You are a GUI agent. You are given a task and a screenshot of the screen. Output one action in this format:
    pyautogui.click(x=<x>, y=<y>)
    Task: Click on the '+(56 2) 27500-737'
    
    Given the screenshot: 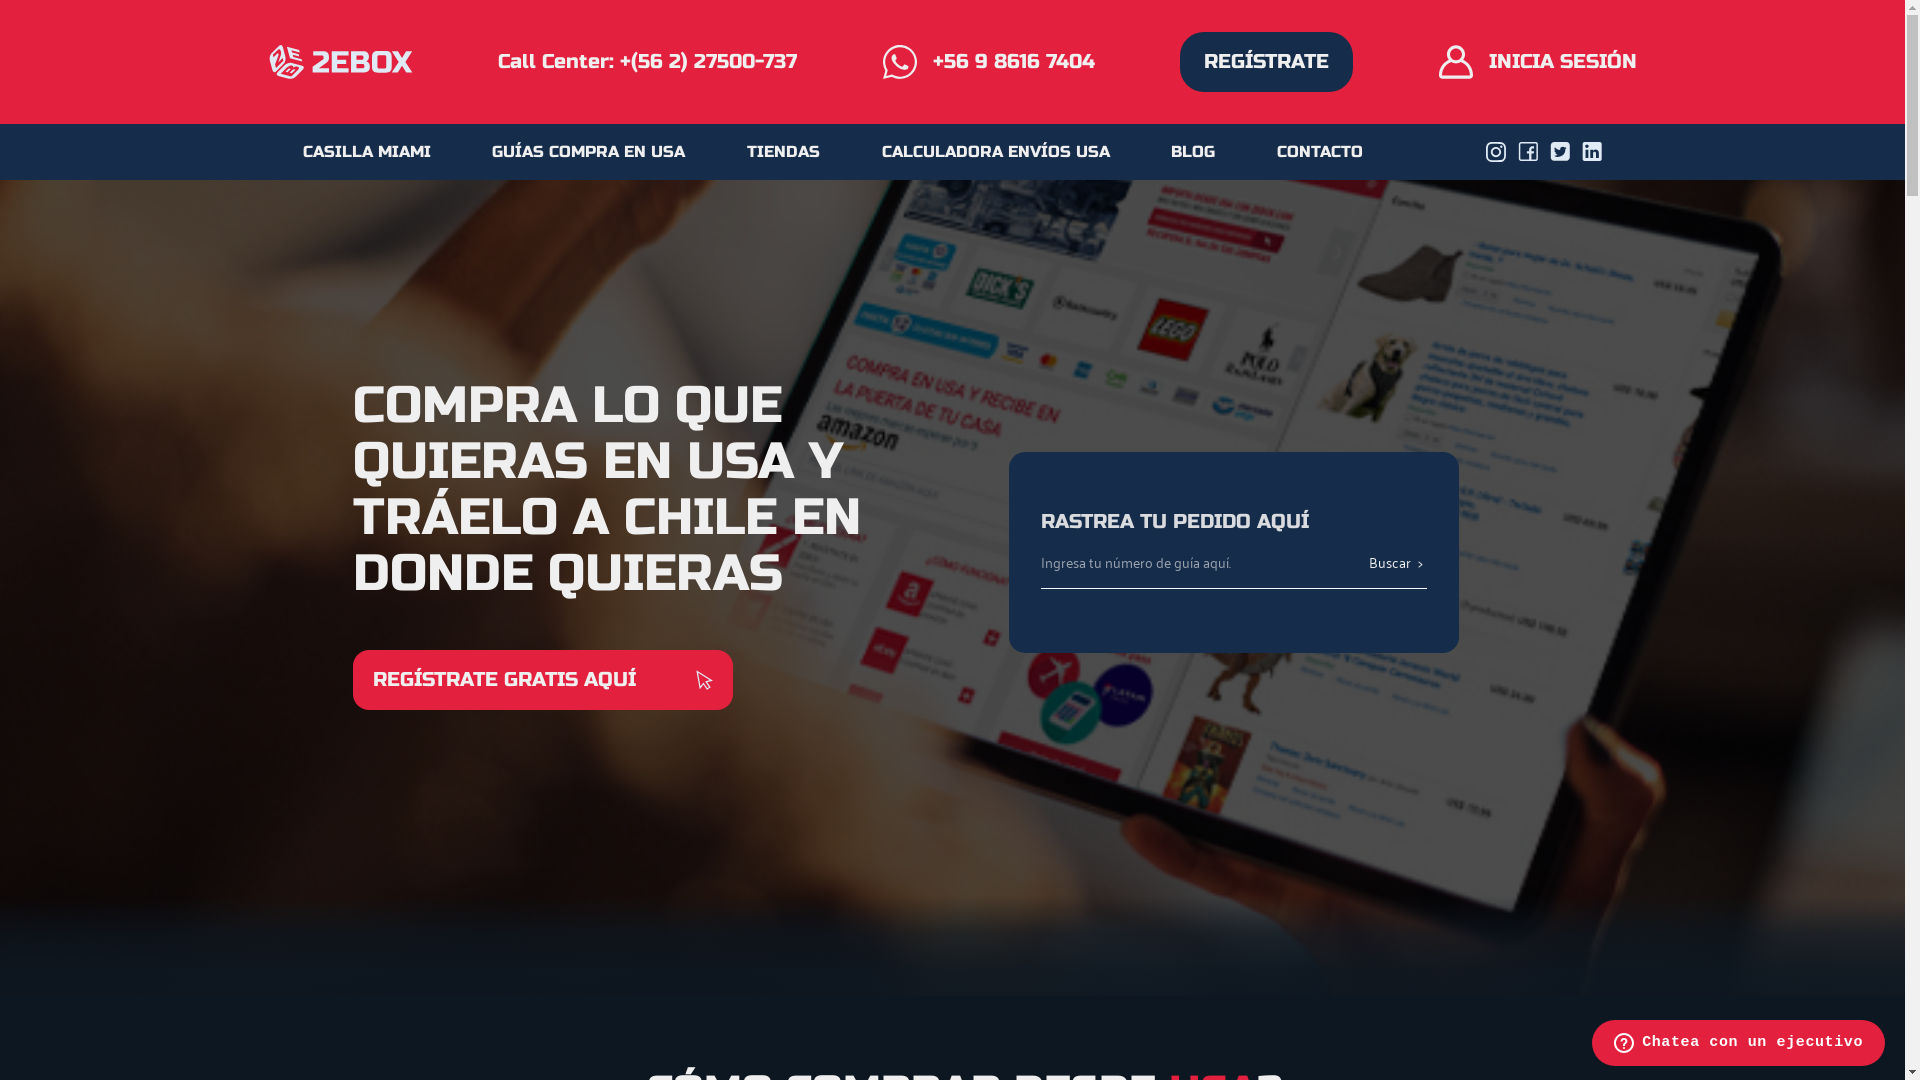 What is the action you would take?
    pyautogui.click(x=708, y=60)
    